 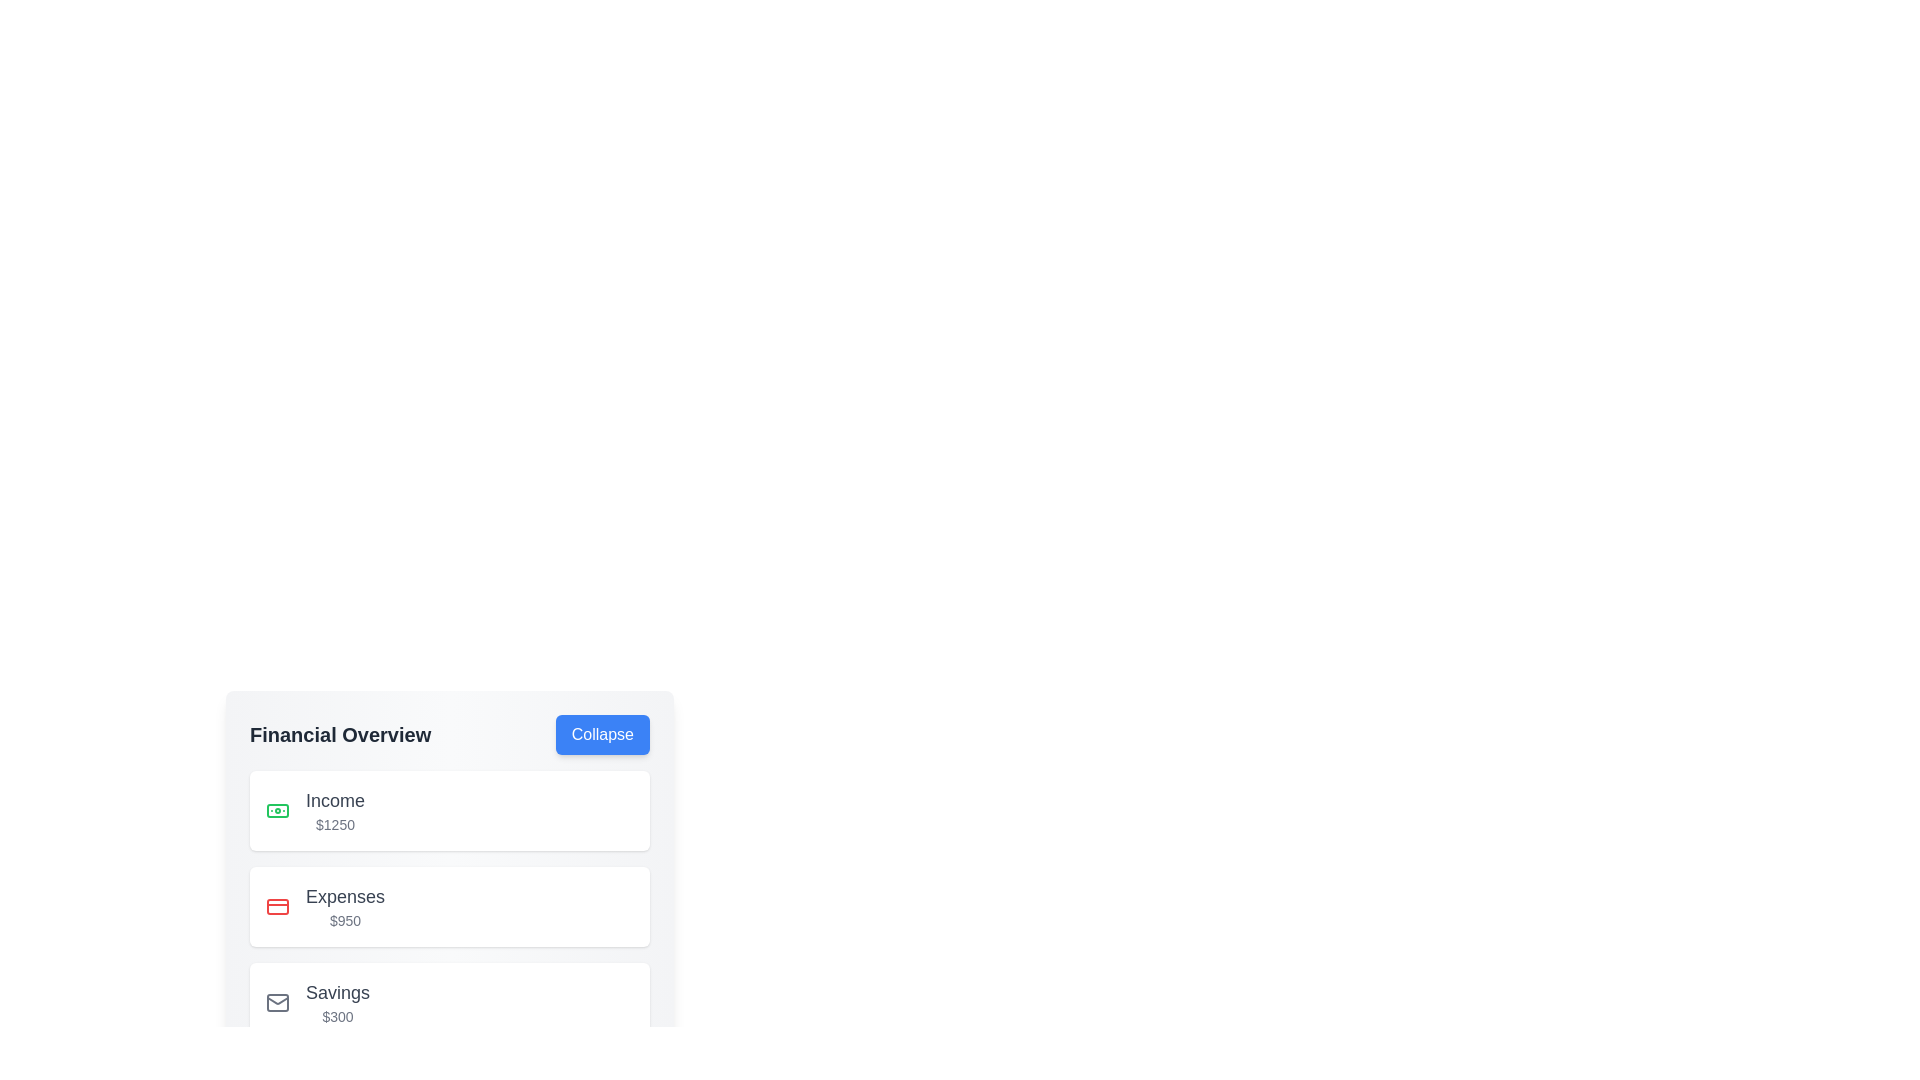 I want to click on the text label reading 'Expenses', which is styled with a bold font and medium gray color, located above the '$950' text as a header for the expense-related data, so click(x=345, y=896).